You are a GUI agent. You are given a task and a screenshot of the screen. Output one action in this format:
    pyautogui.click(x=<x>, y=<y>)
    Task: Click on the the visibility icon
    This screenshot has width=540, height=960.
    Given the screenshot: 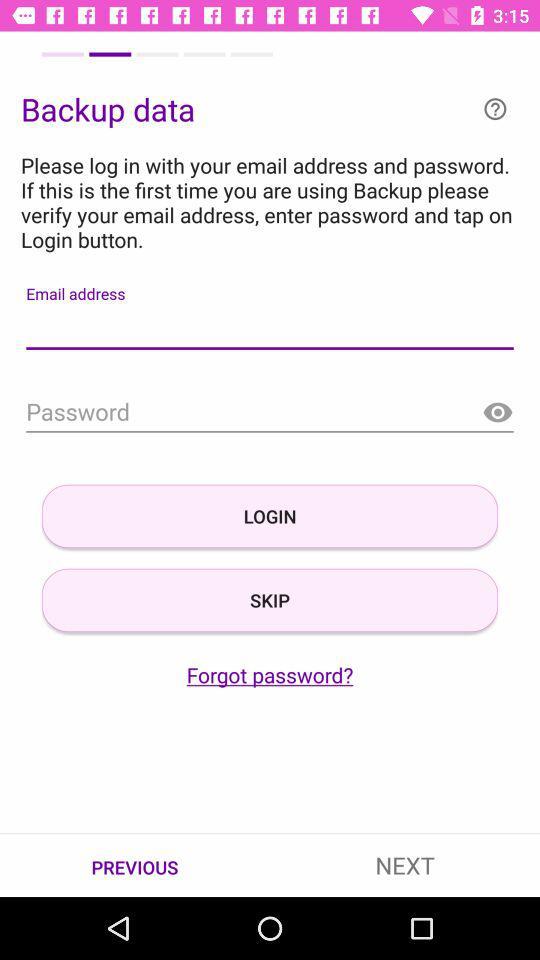 What is the action you would take?
    pyautogui.click(x=496, y=412)
    